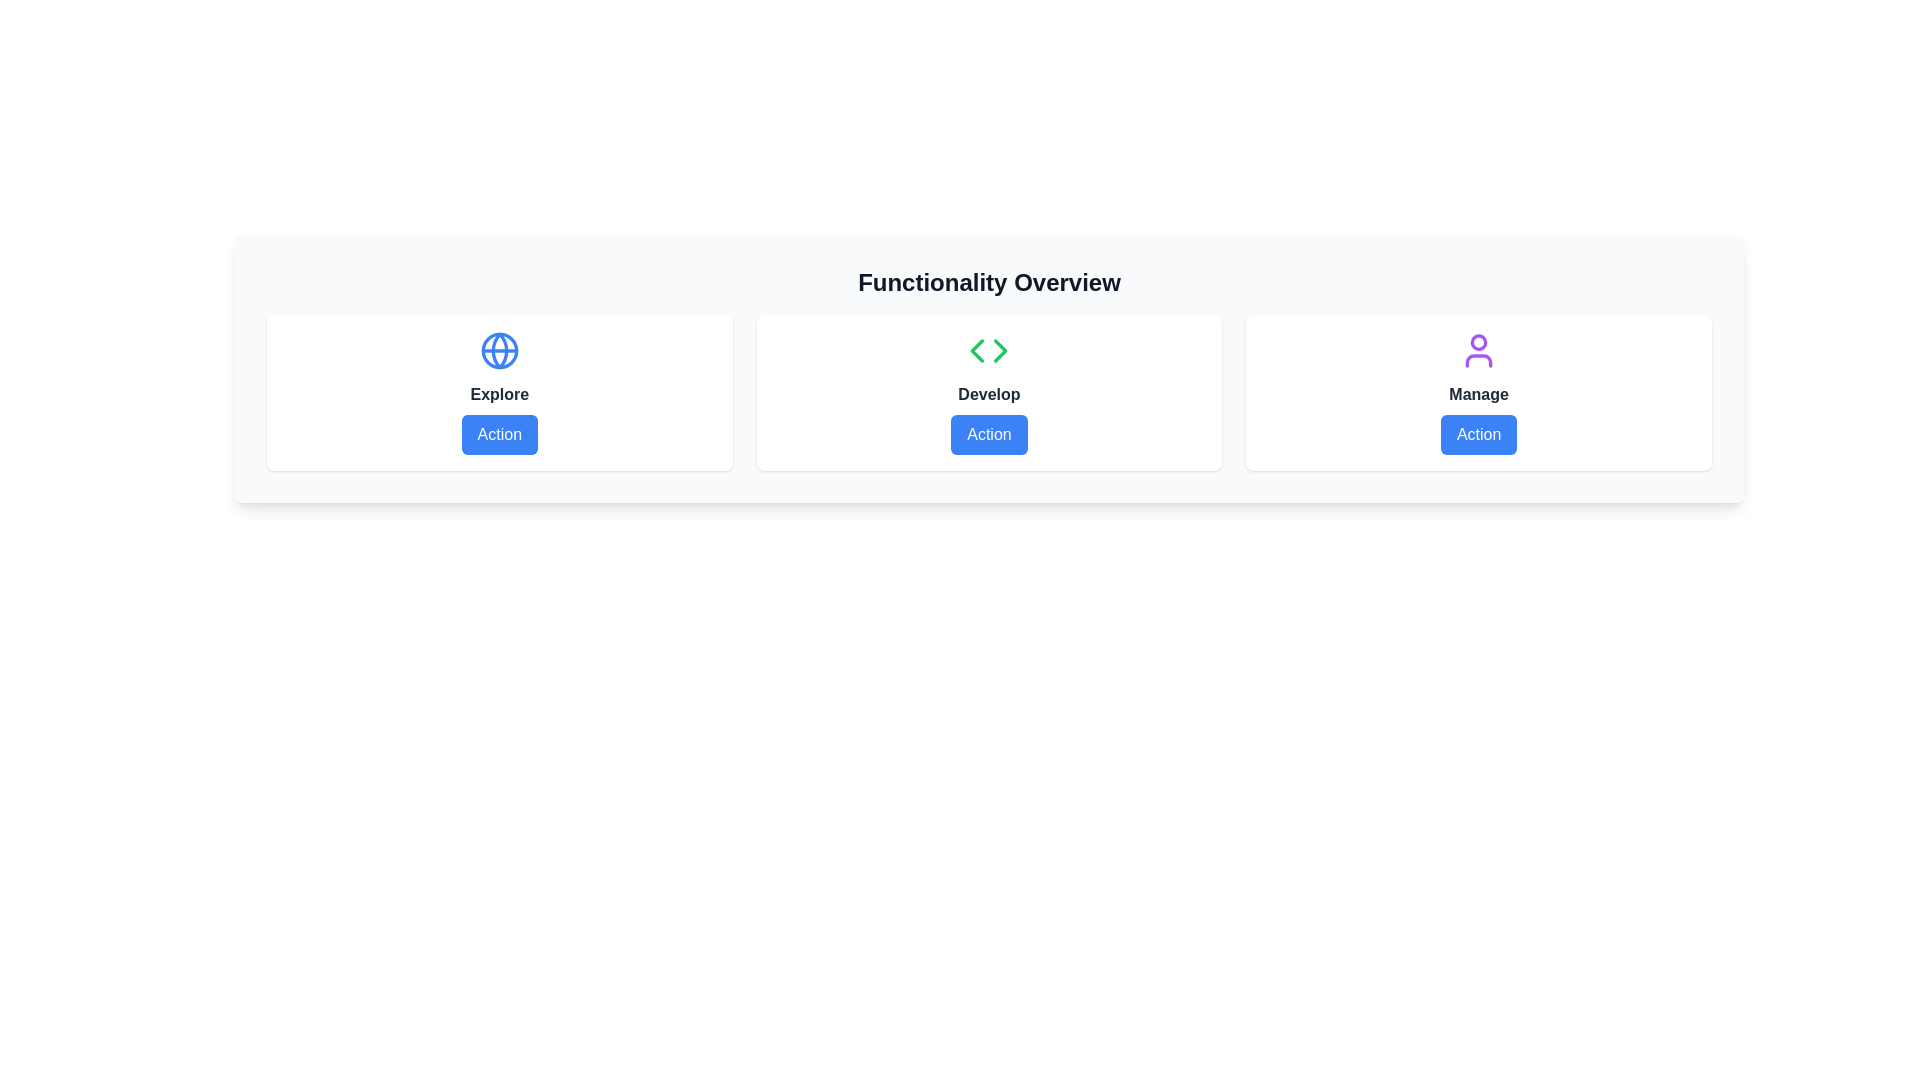  Describe the element at coordinates (1479, 394) in the screenshot. I see `the label that indicates the functionality or section represented by the third card in a row of three cards, positioned centrally below the user icon and above the 'Action' button` at that location.